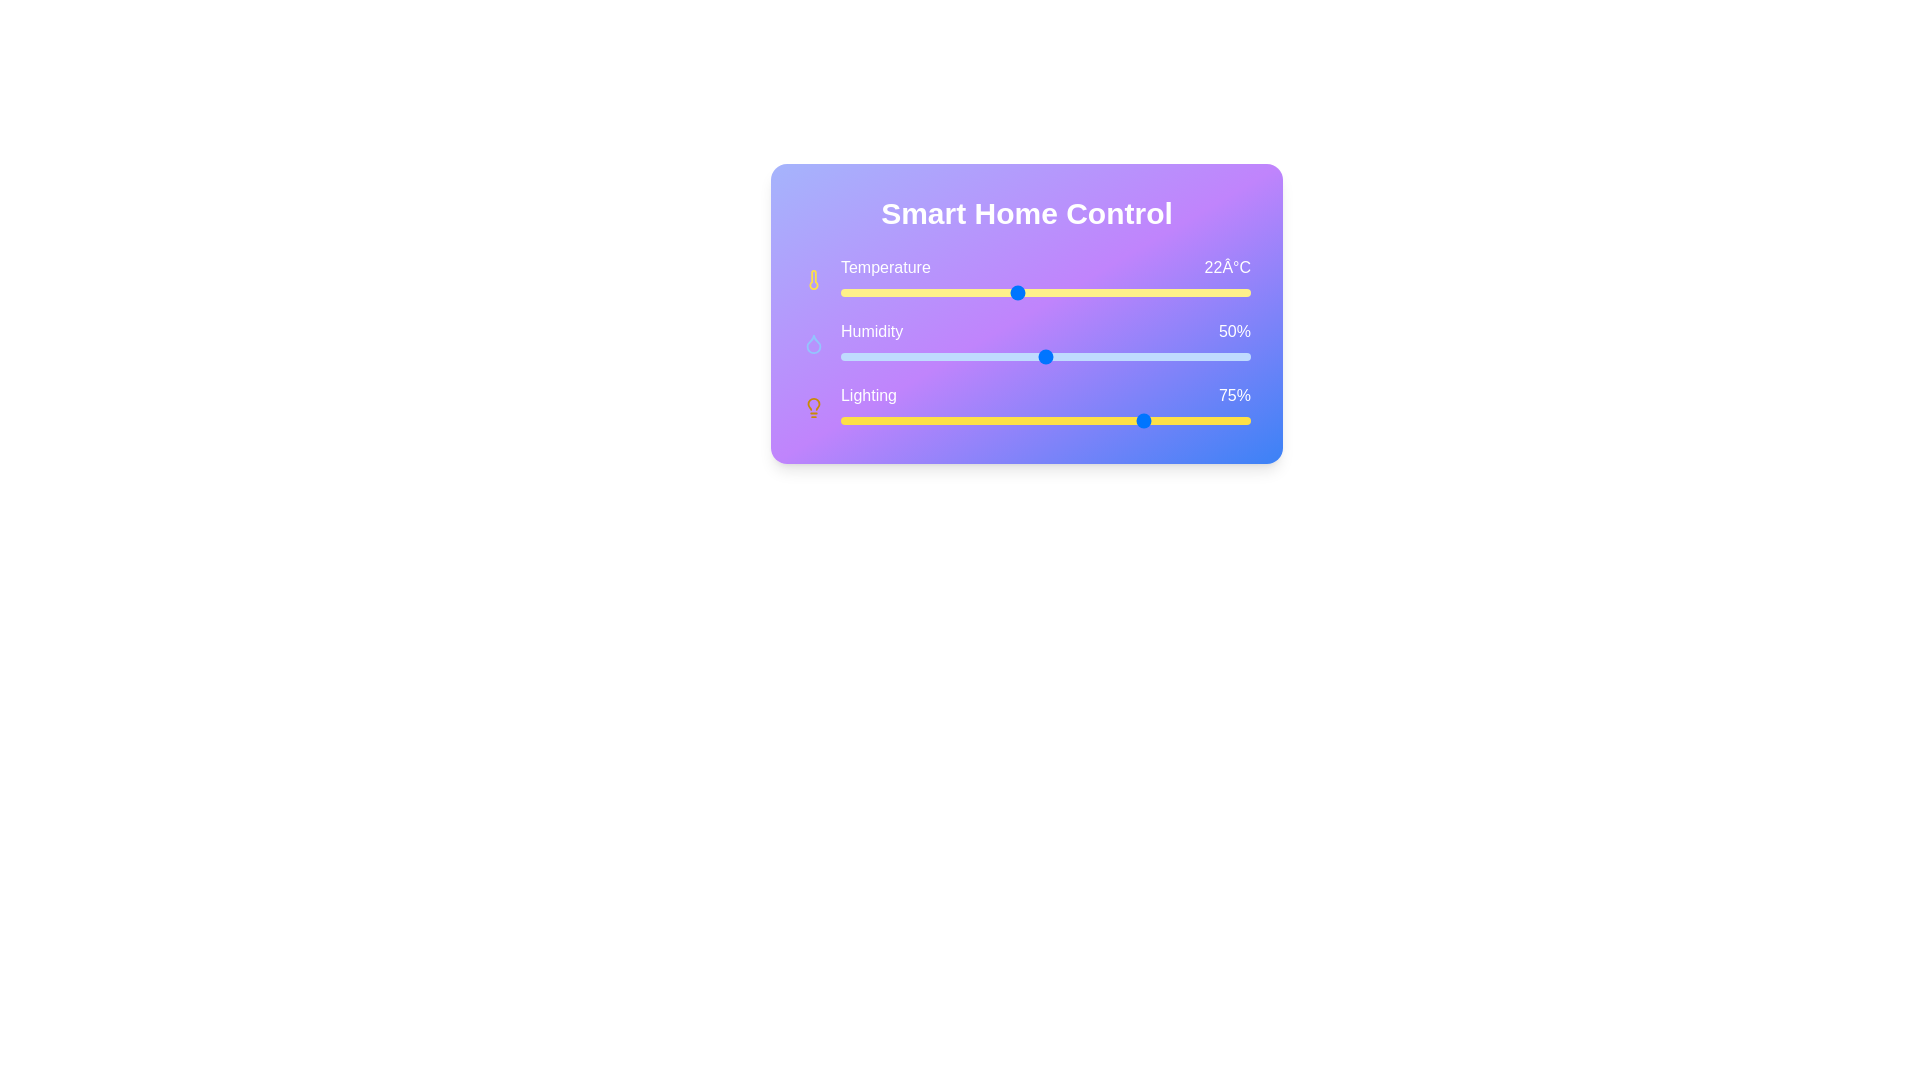 This screenshot has width=1920, height=1080. I want to click on the temperature slider to set the temperature to 22°C, so click(1016, 293).